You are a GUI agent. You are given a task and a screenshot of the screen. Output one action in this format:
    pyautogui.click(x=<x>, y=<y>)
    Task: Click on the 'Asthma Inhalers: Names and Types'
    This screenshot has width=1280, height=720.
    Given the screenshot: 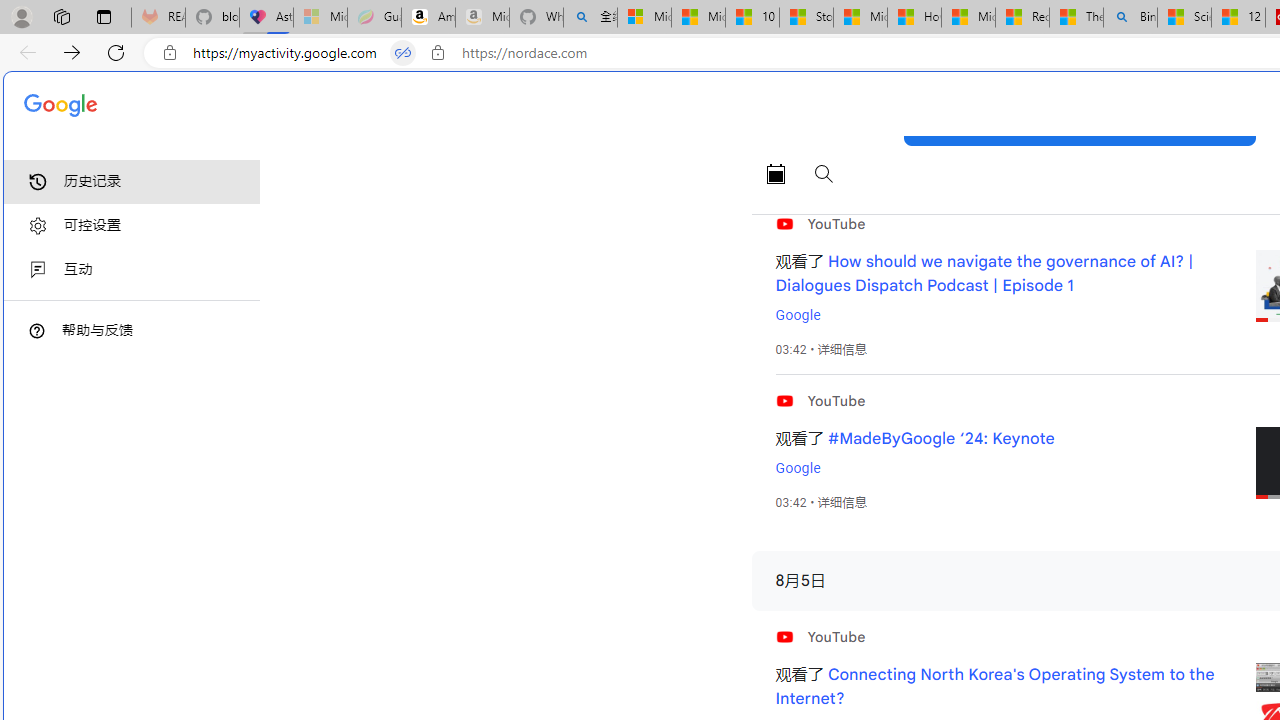 What is the action you would take?
    pyautogui.click(x=265, y=17)
    